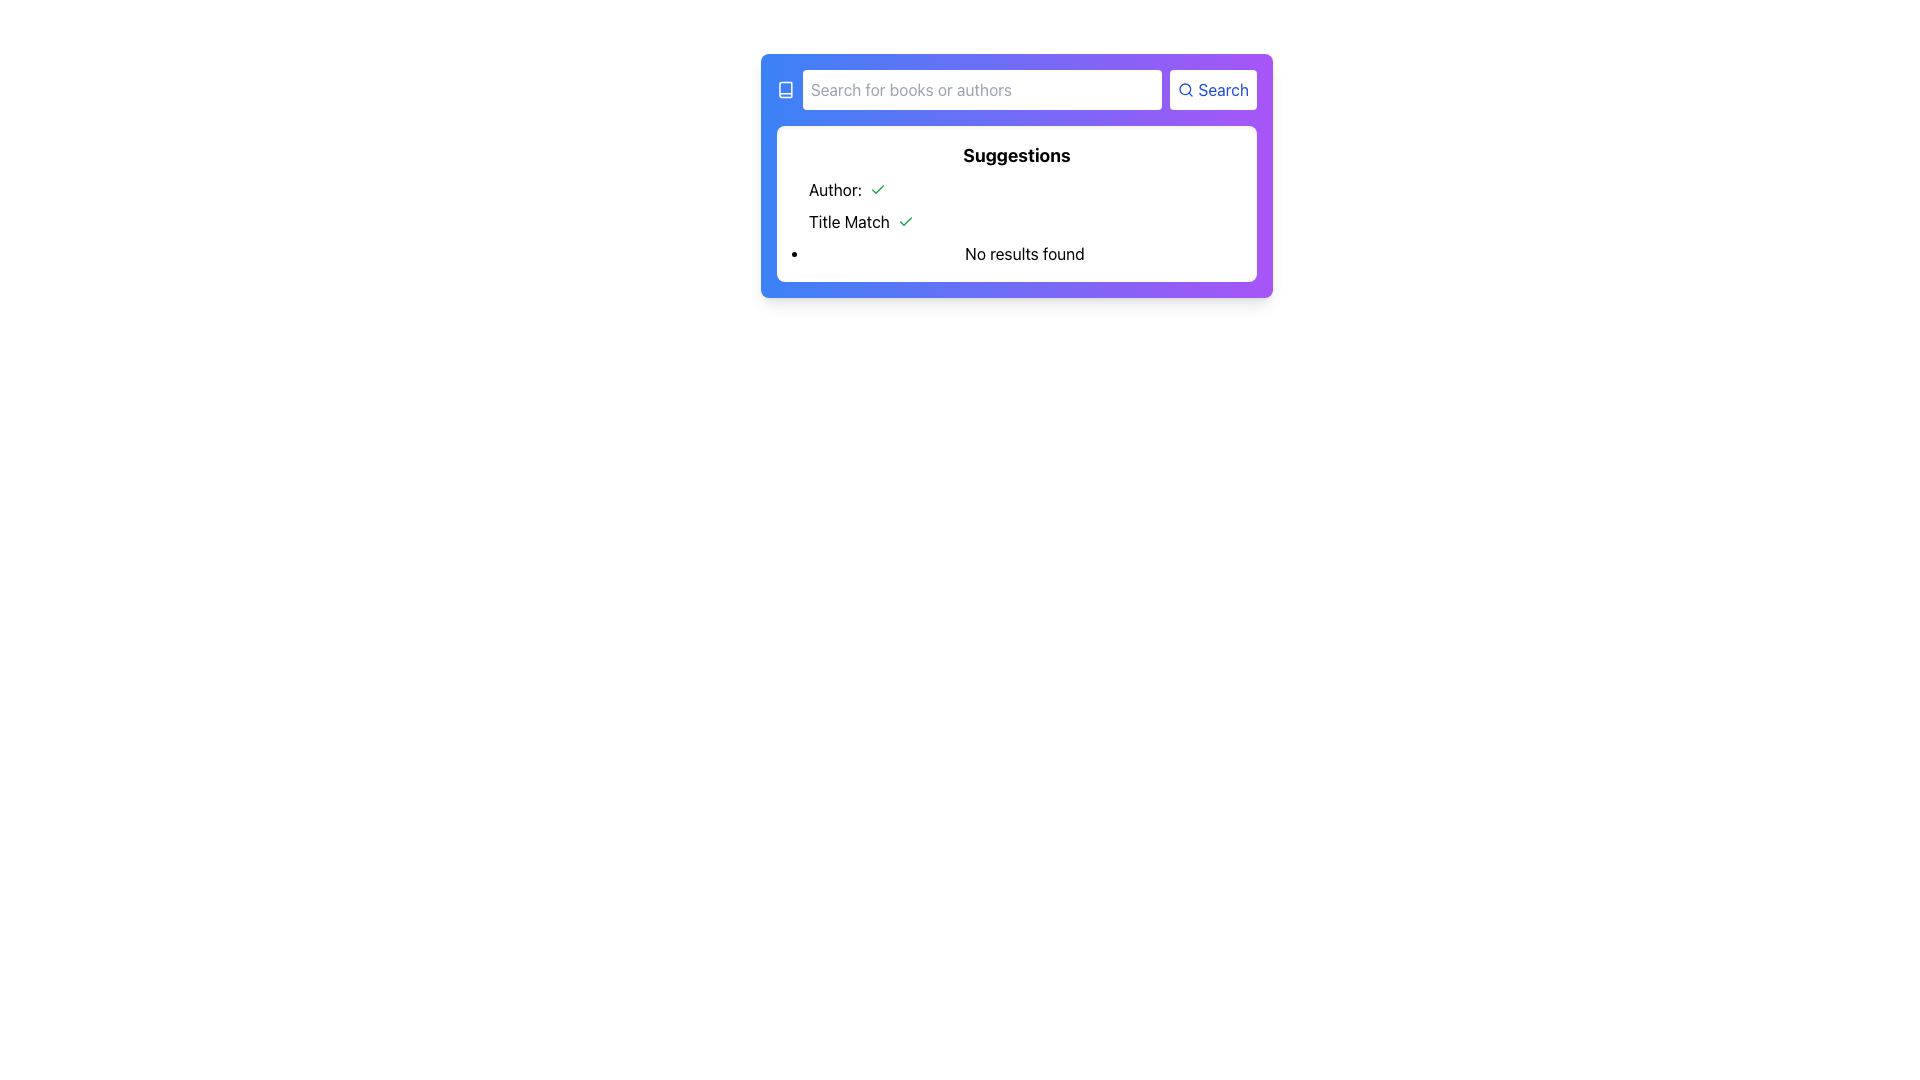 This screenshot has width=1920, height=1080. What do you see at coordinates (784, 88) in the screenshot?
I see `the decorative icon located in the top-left corner of the search box, positioned slightly to the left of the search input area` at bounding box center [784, 88].